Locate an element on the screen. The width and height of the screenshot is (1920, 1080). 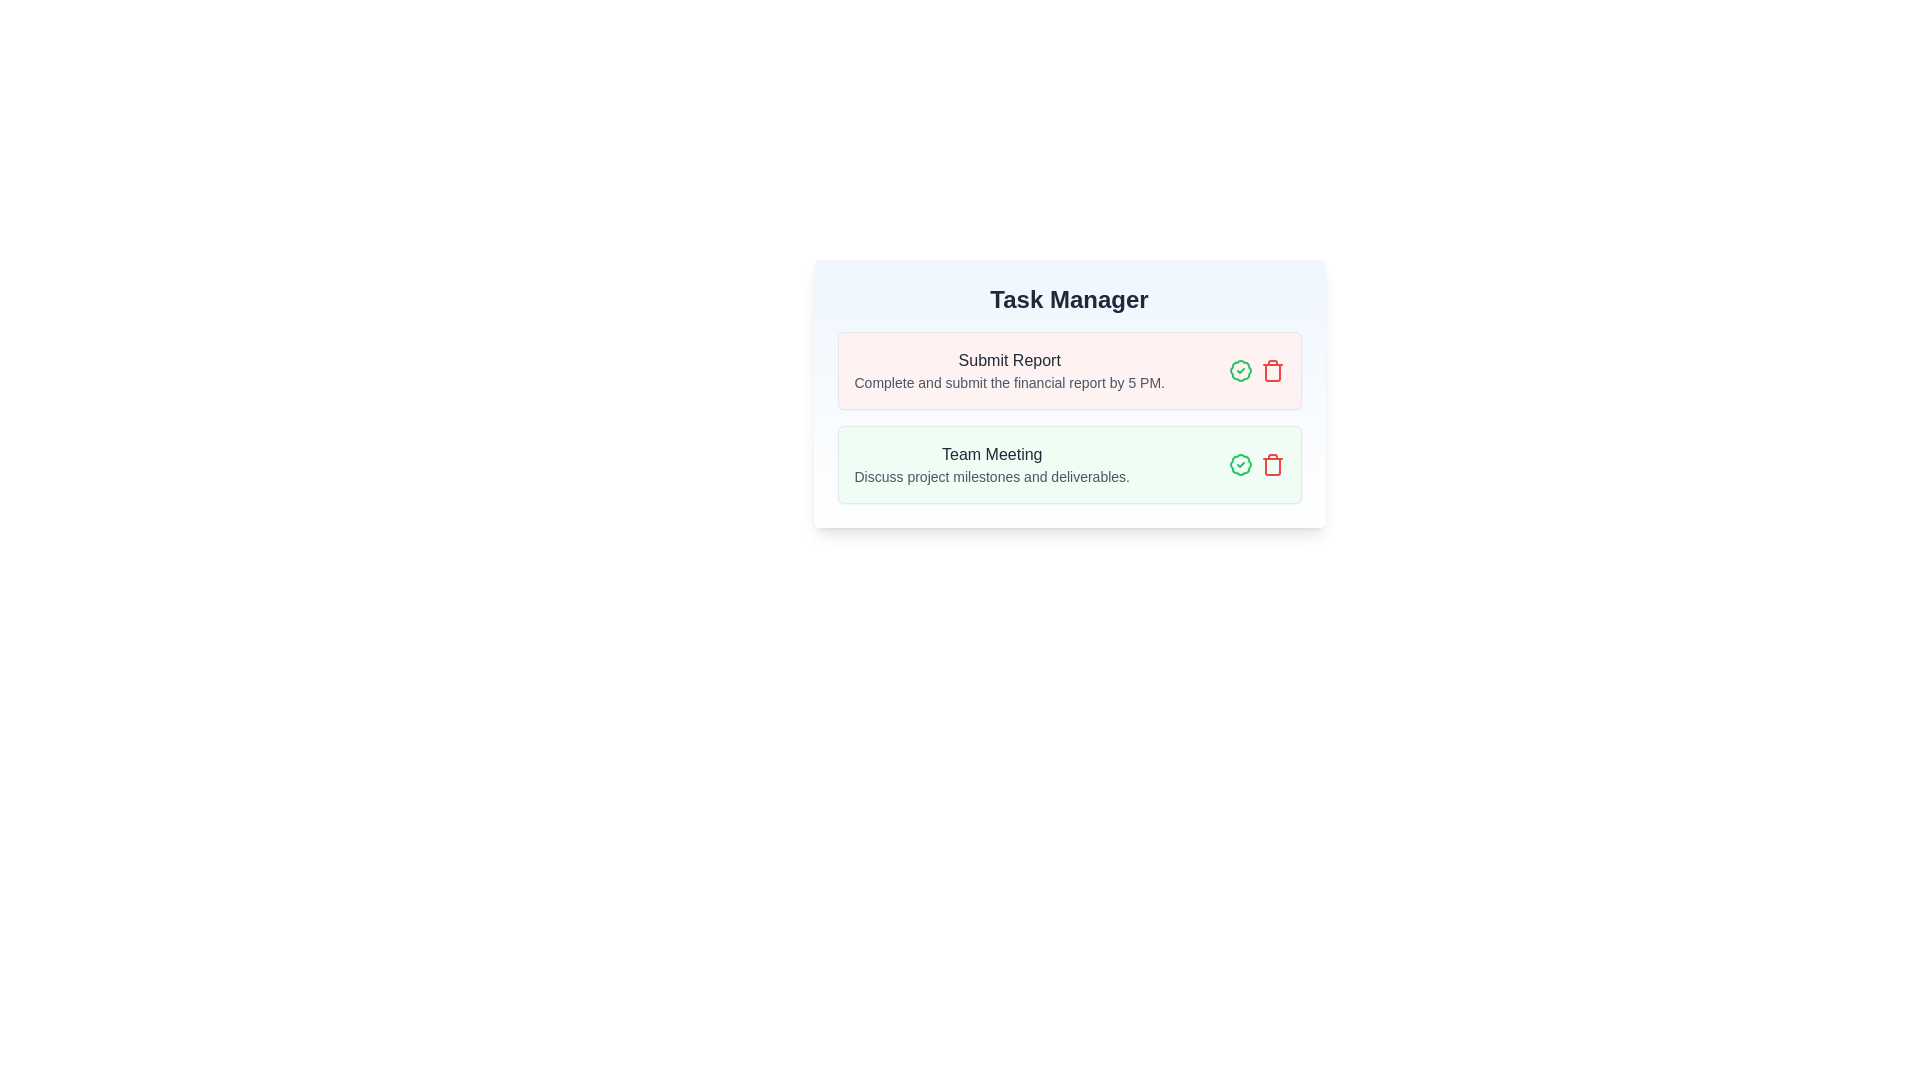
the decorative graphical icon that visually represents a status or category, located on the right side of the task description beneath the 'Submit Report' task is located at coordinates (1239, 465).